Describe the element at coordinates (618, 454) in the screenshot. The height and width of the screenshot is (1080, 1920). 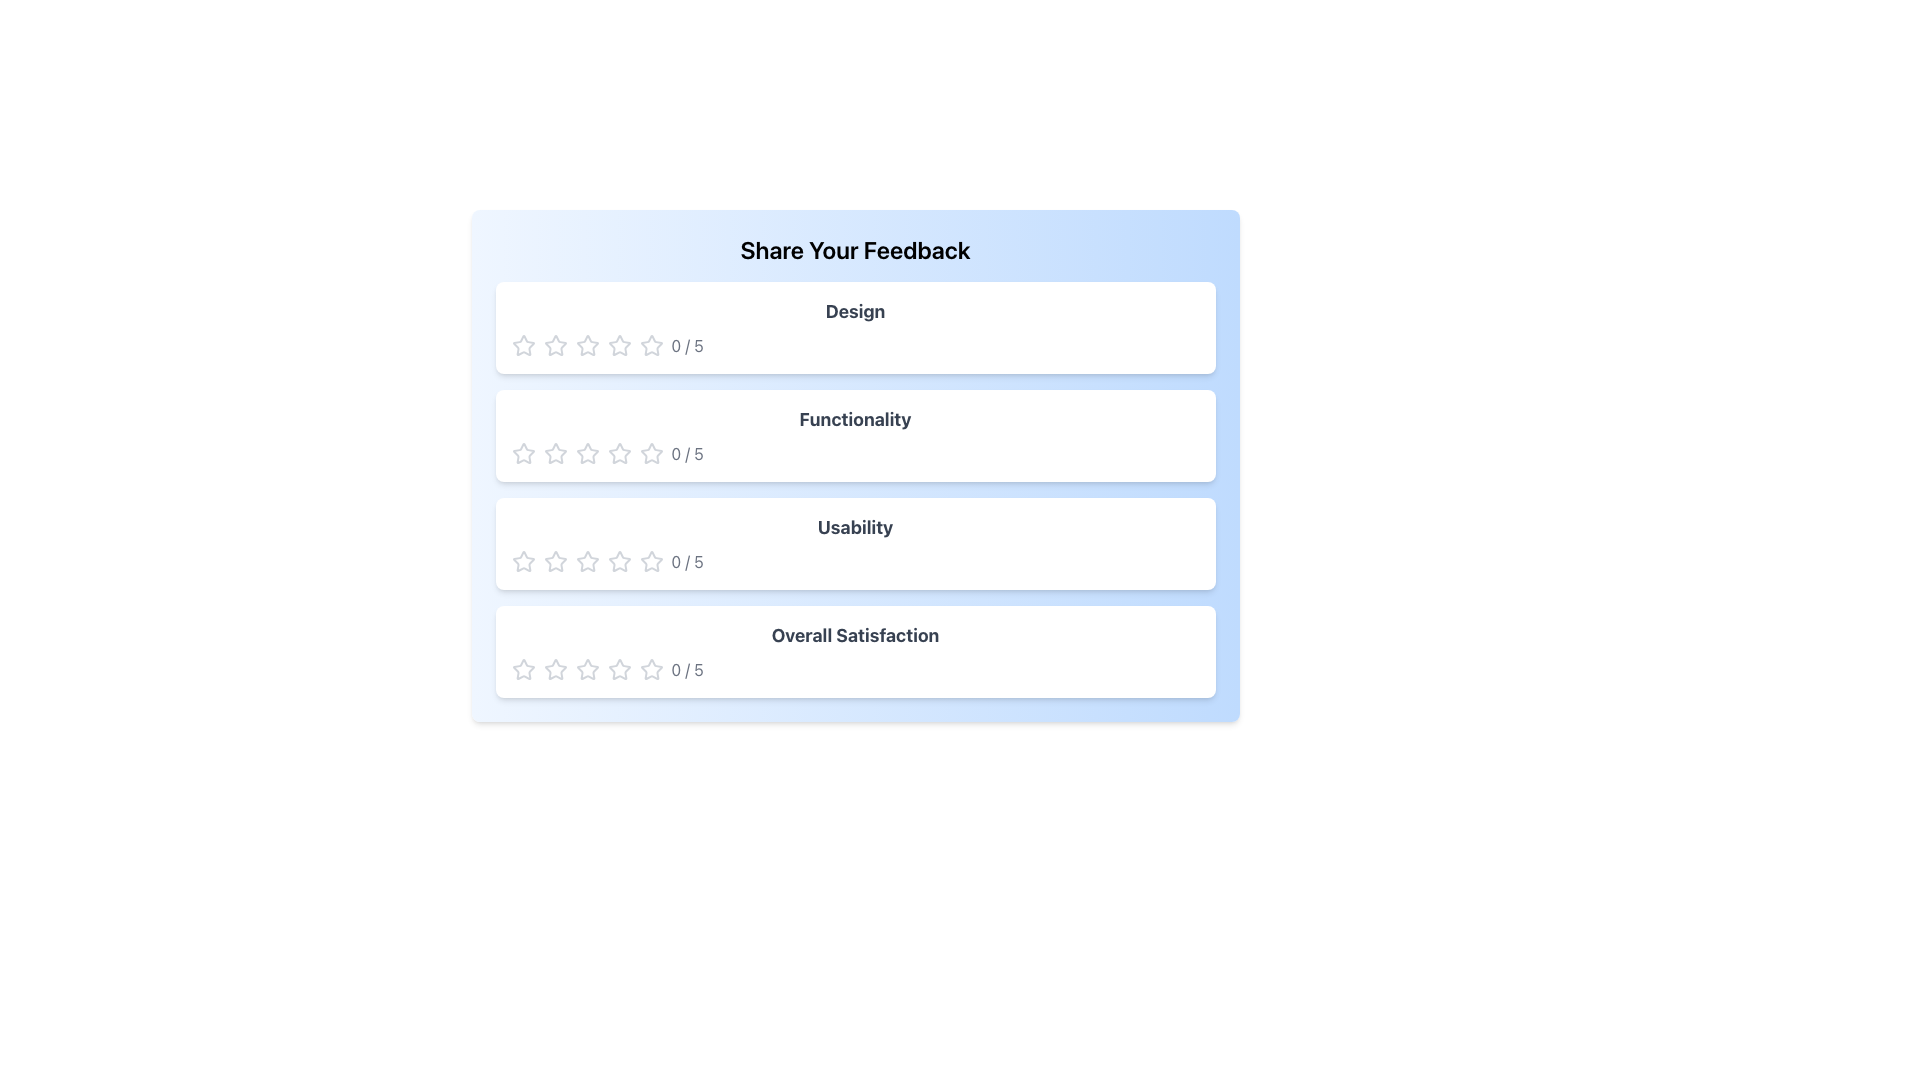
I see `the mouse across the series of star icons` at that location.